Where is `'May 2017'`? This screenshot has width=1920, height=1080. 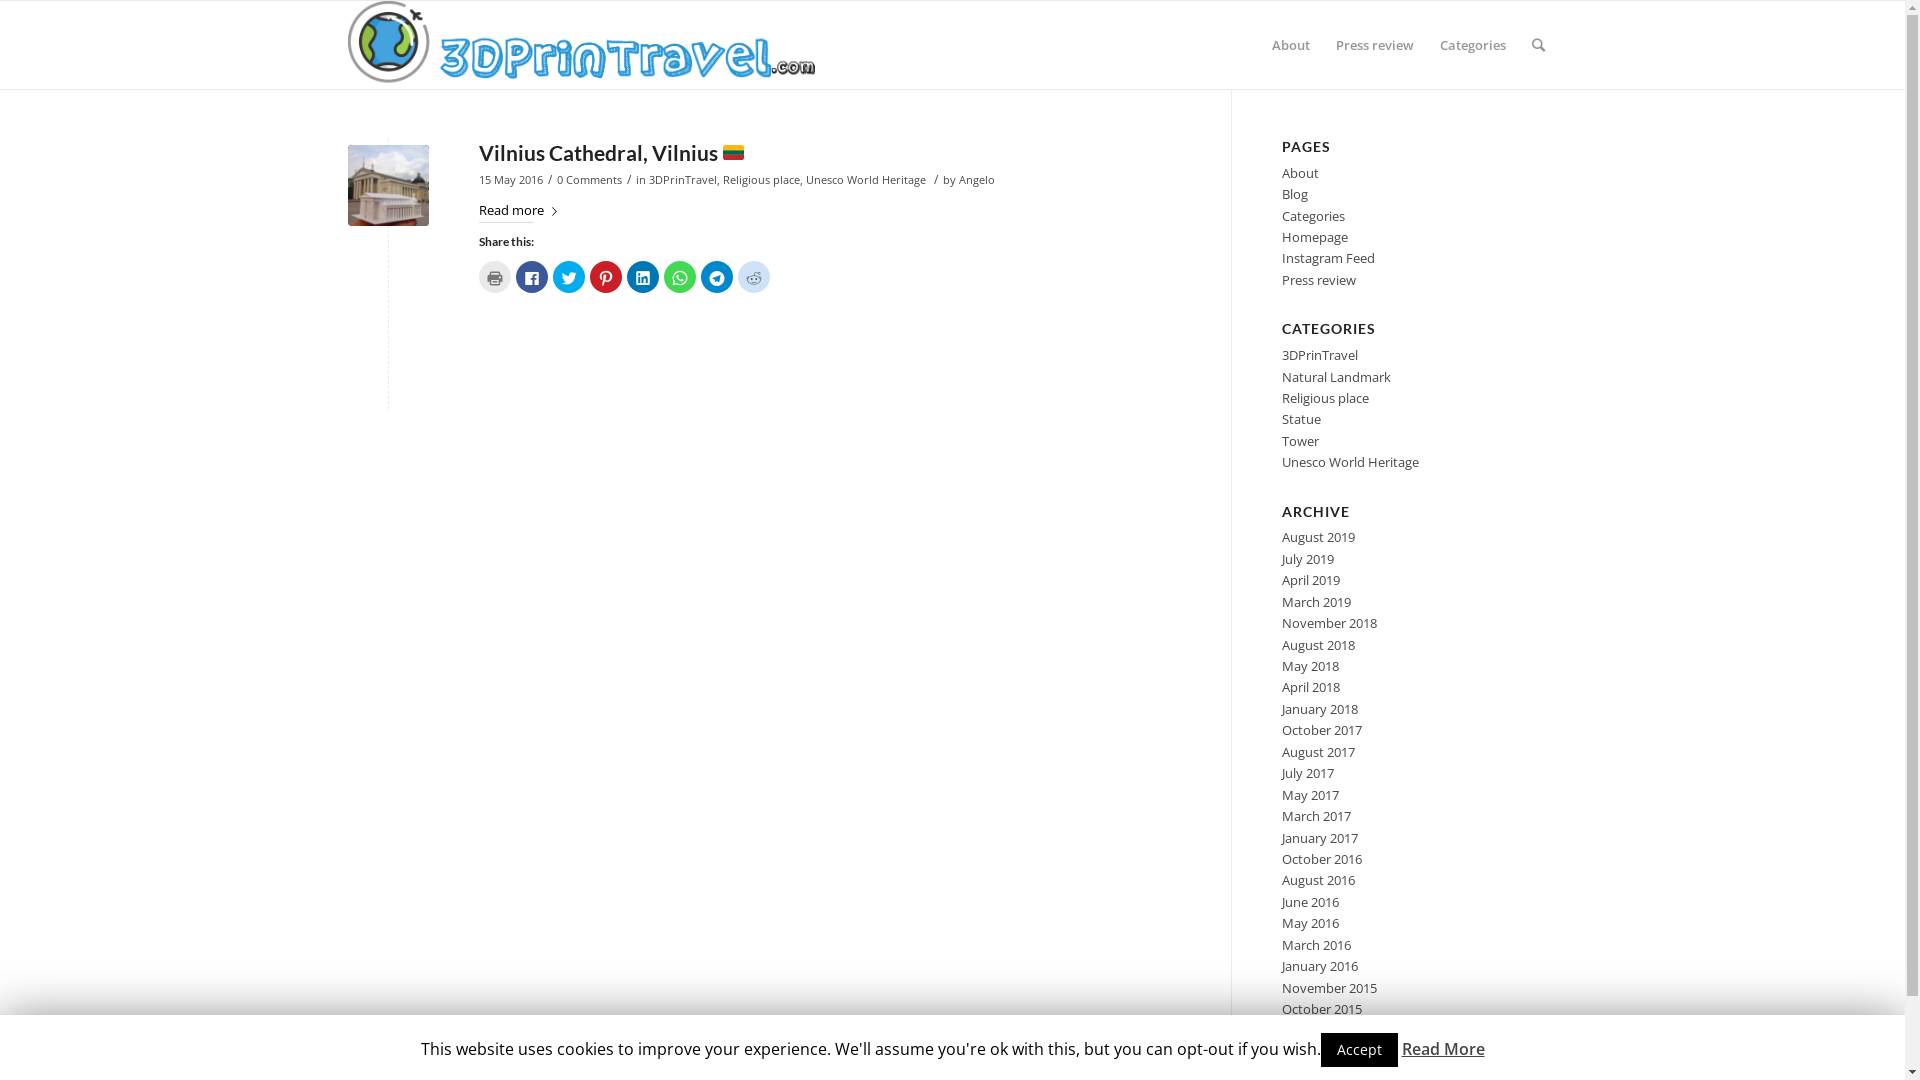 'May 2017' is located at coordinates (1281, 793).